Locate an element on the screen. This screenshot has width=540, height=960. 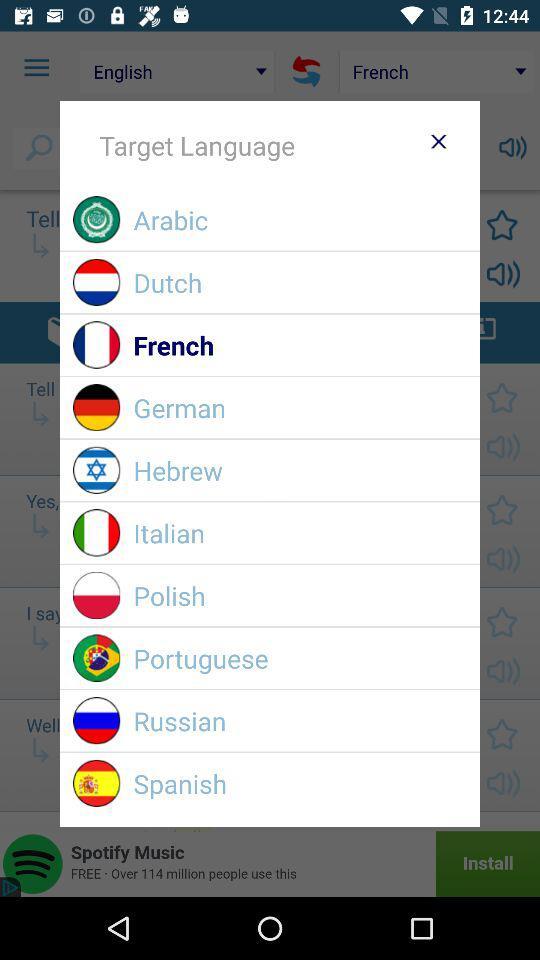
the spanish is located at coordinates (299, 783).